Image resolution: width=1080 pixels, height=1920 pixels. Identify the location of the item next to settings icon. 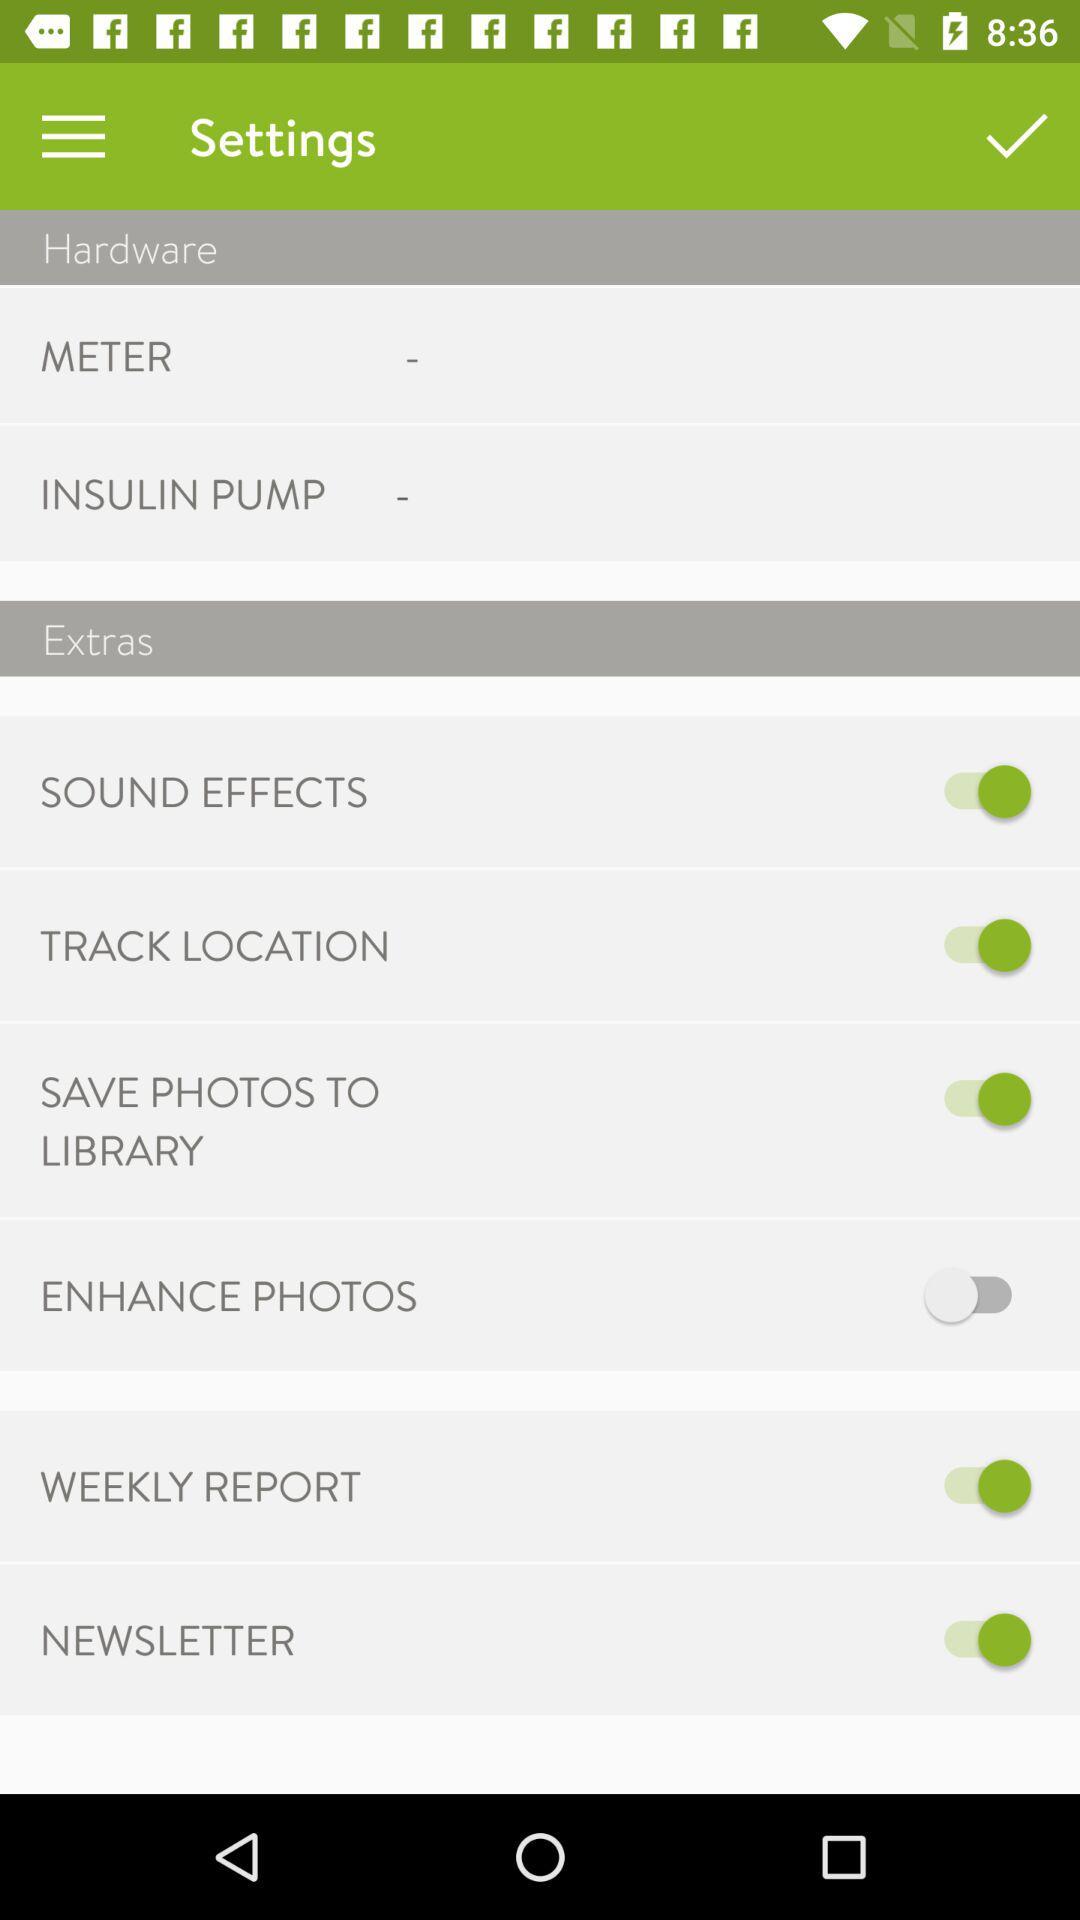
(72, 135).